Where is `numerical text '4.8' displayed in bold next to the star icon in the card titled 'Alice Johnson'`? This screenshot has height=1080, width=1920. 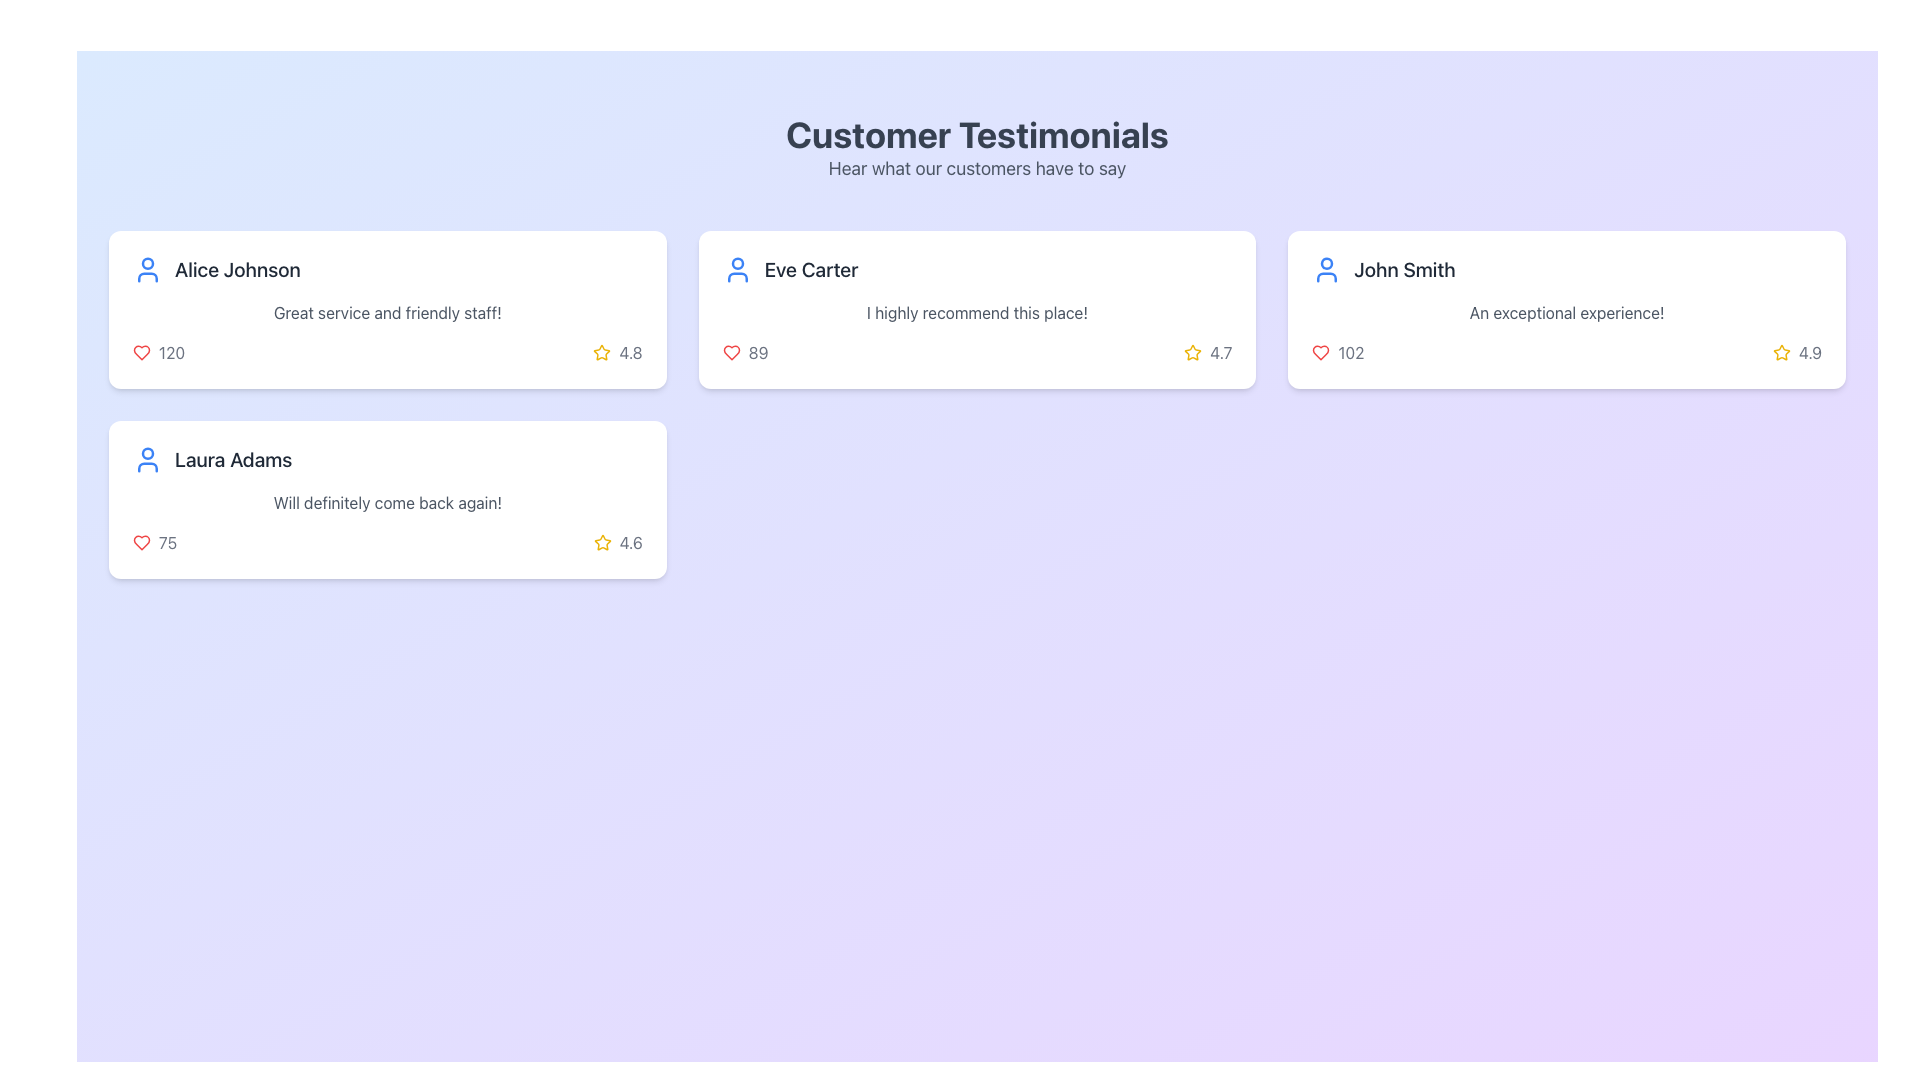
numerical text '4.8' displayed in bold next to the star icon in the card titled 'Alice Johnson' is located at coordinates (630, 352).